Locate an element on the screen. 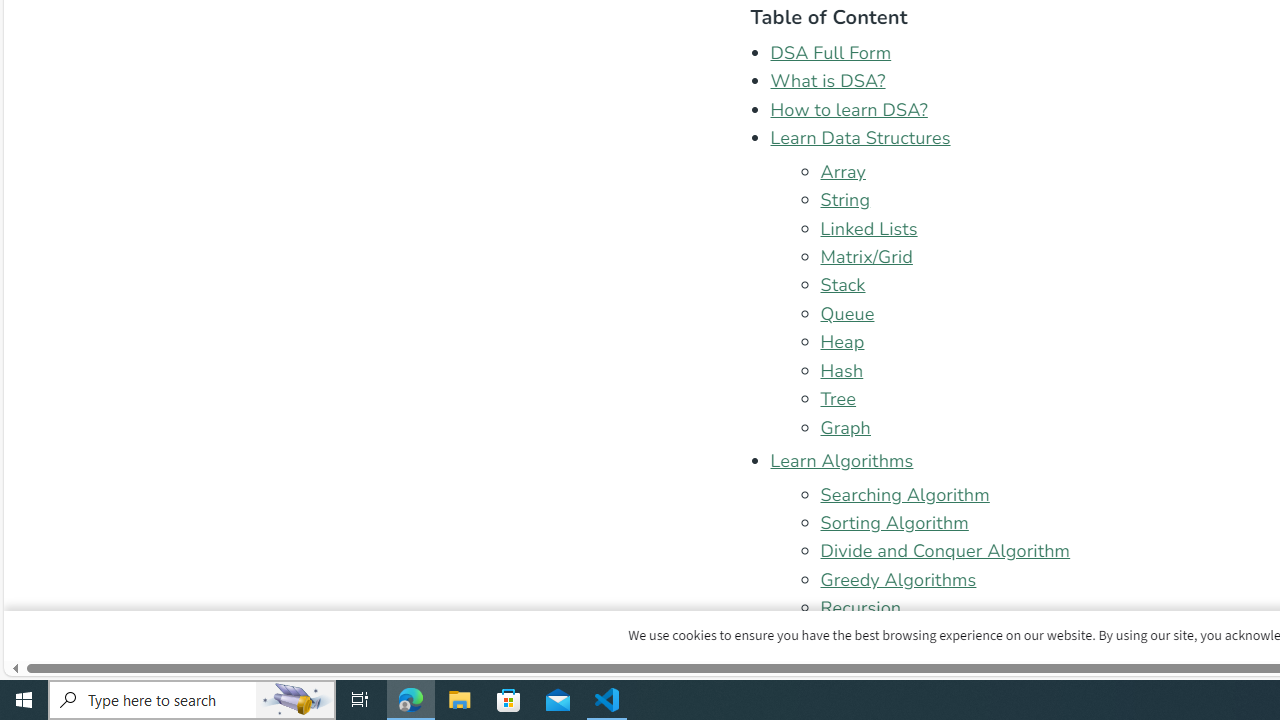 The height and width of the screenshot is (720, 1280). 'Backtracking Algorithm' is located at coordinates (916, 636).